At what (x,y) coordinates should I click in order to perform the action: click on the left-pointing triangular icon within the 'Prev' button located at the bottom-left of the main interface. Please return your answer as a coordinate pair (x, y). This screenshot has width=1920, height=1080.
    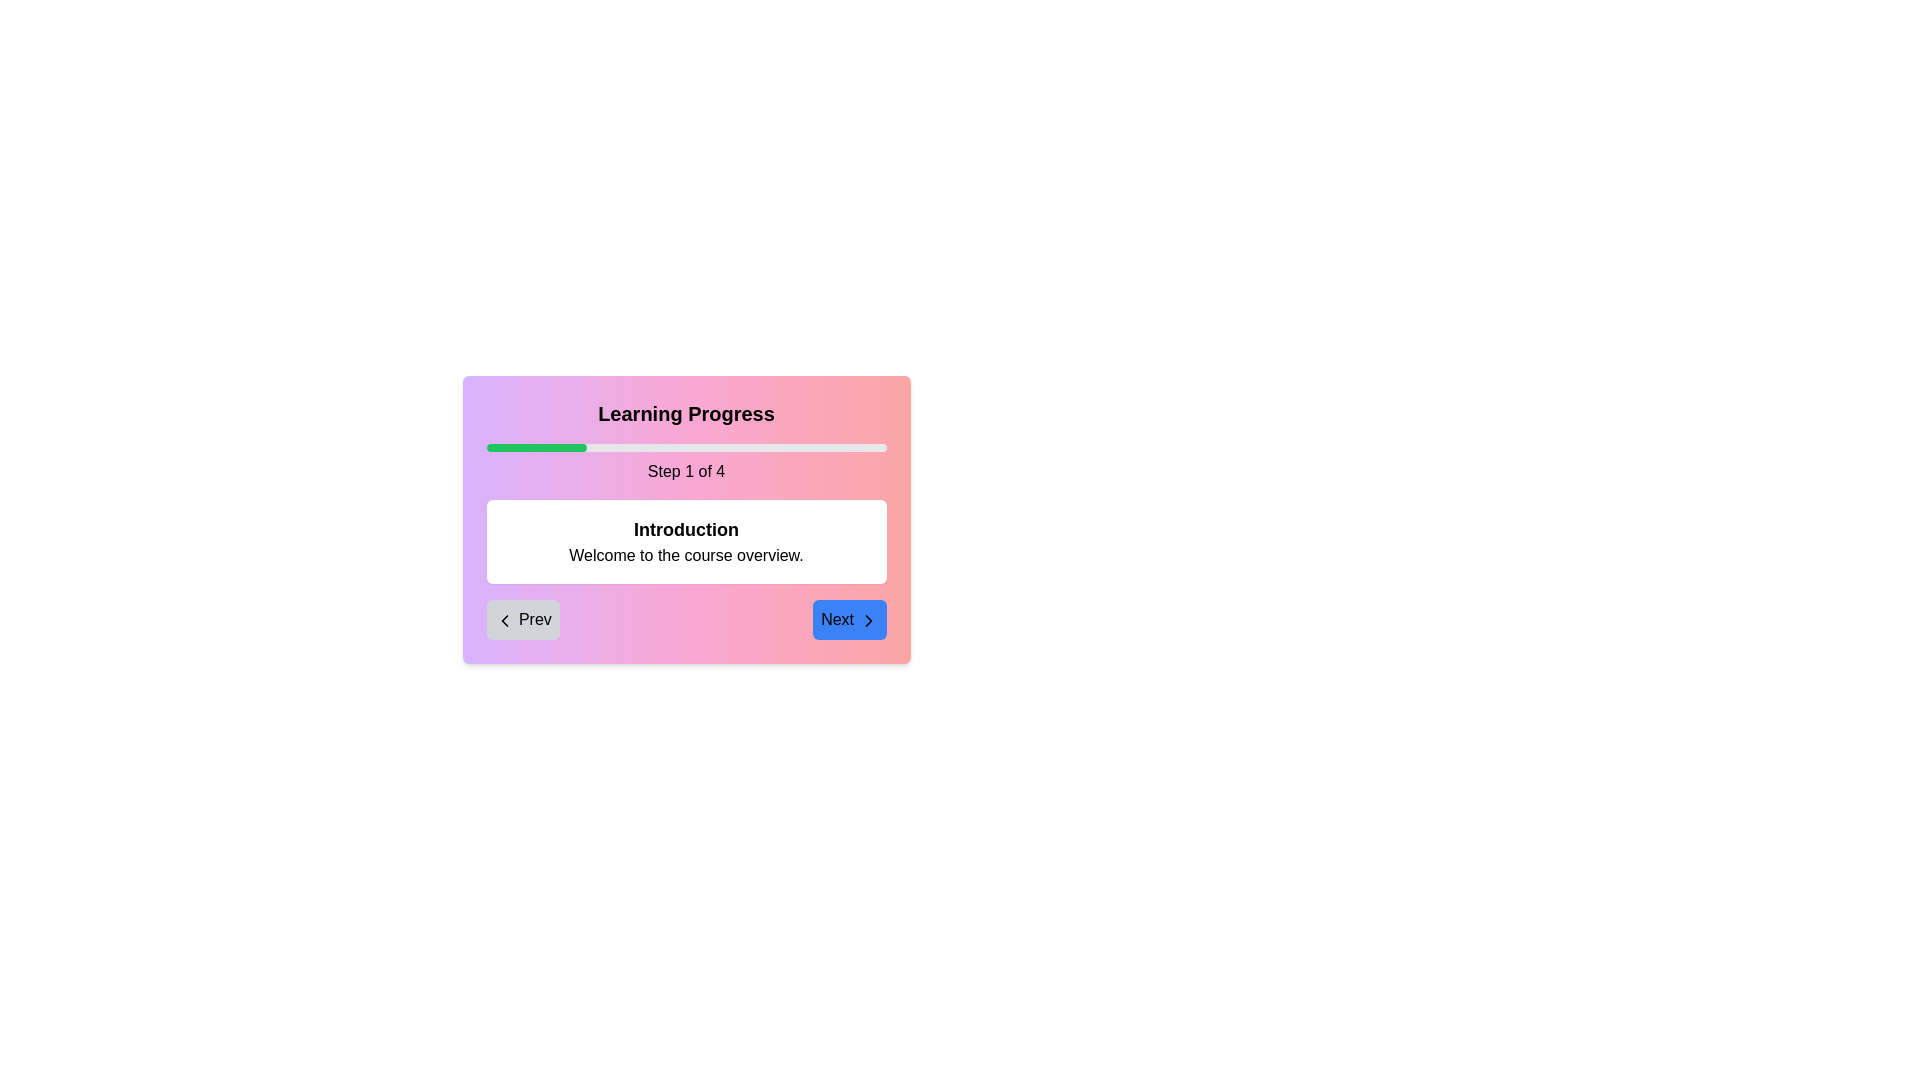
    Looking at the image, I should click on (504, 619).